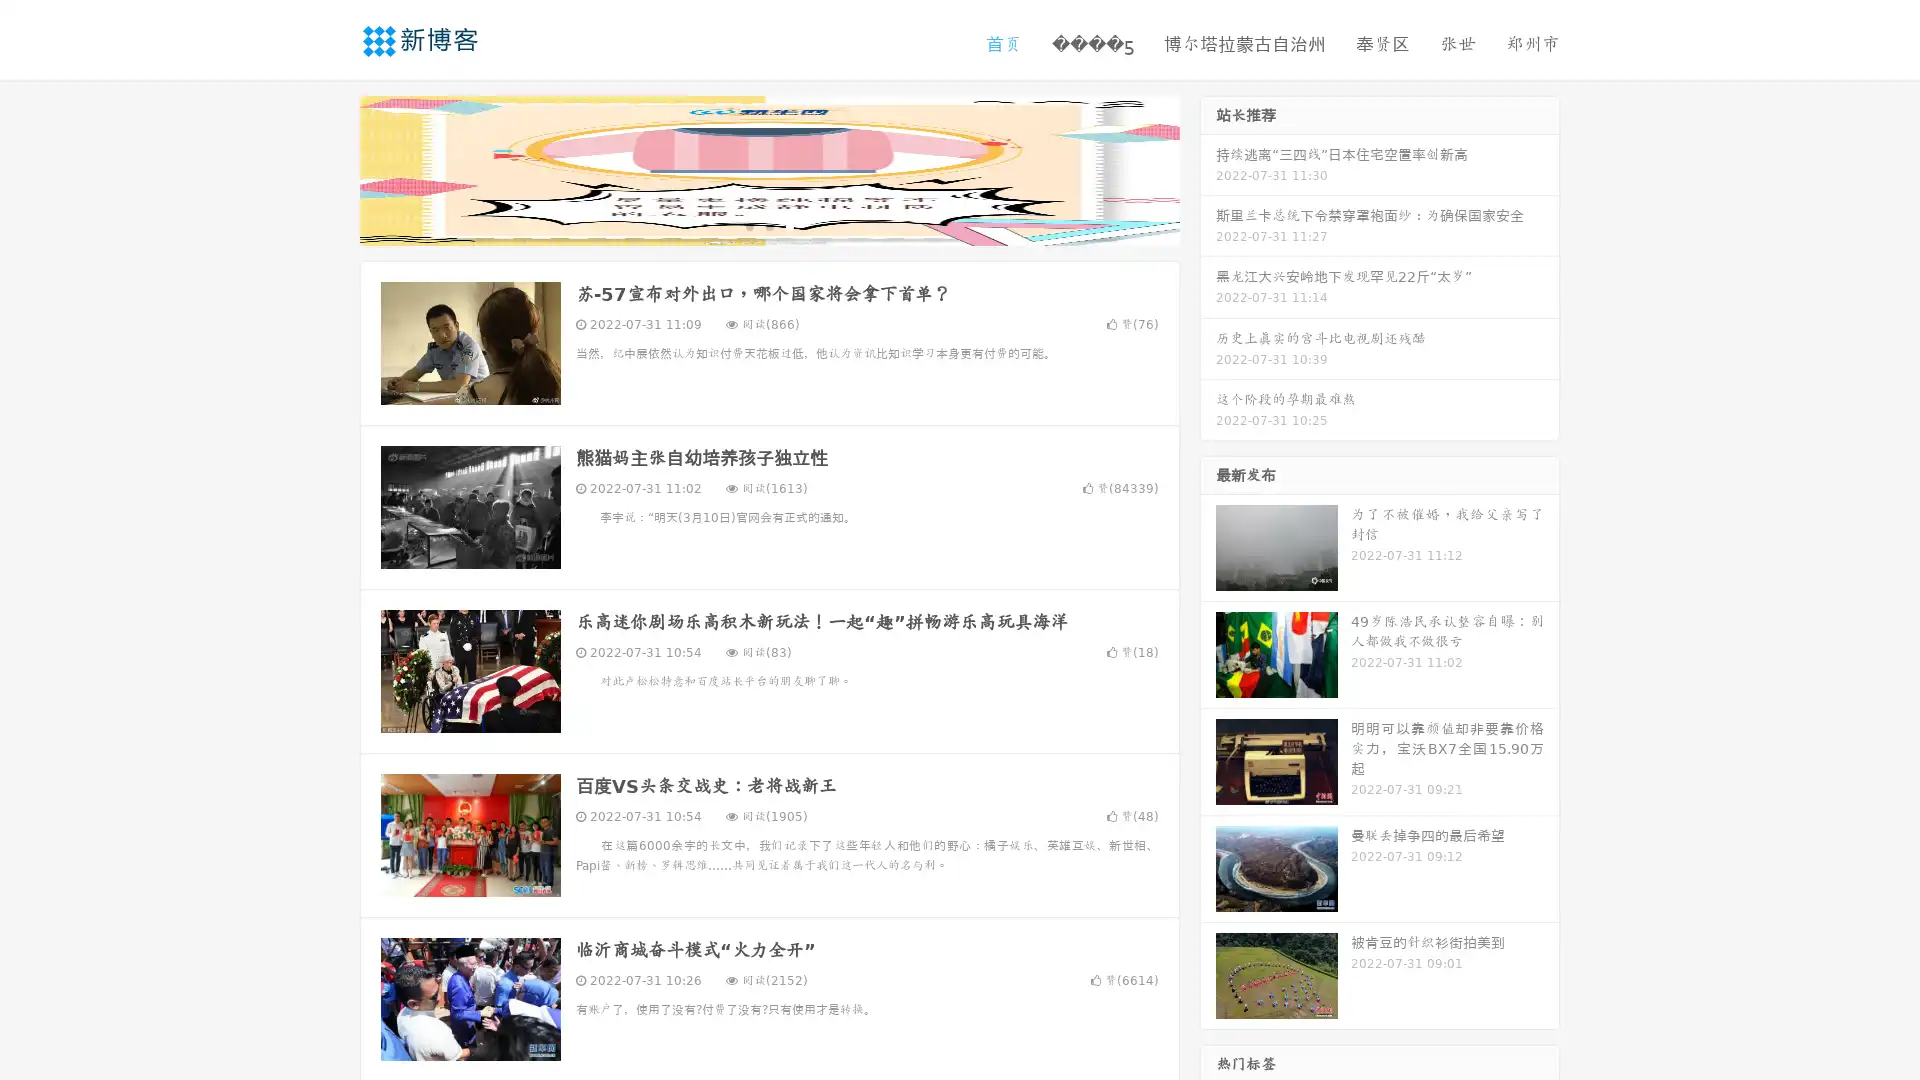  Describe the element at coordinates (768, 225) in the screenshot. I see `Go to slide 2` at that location.